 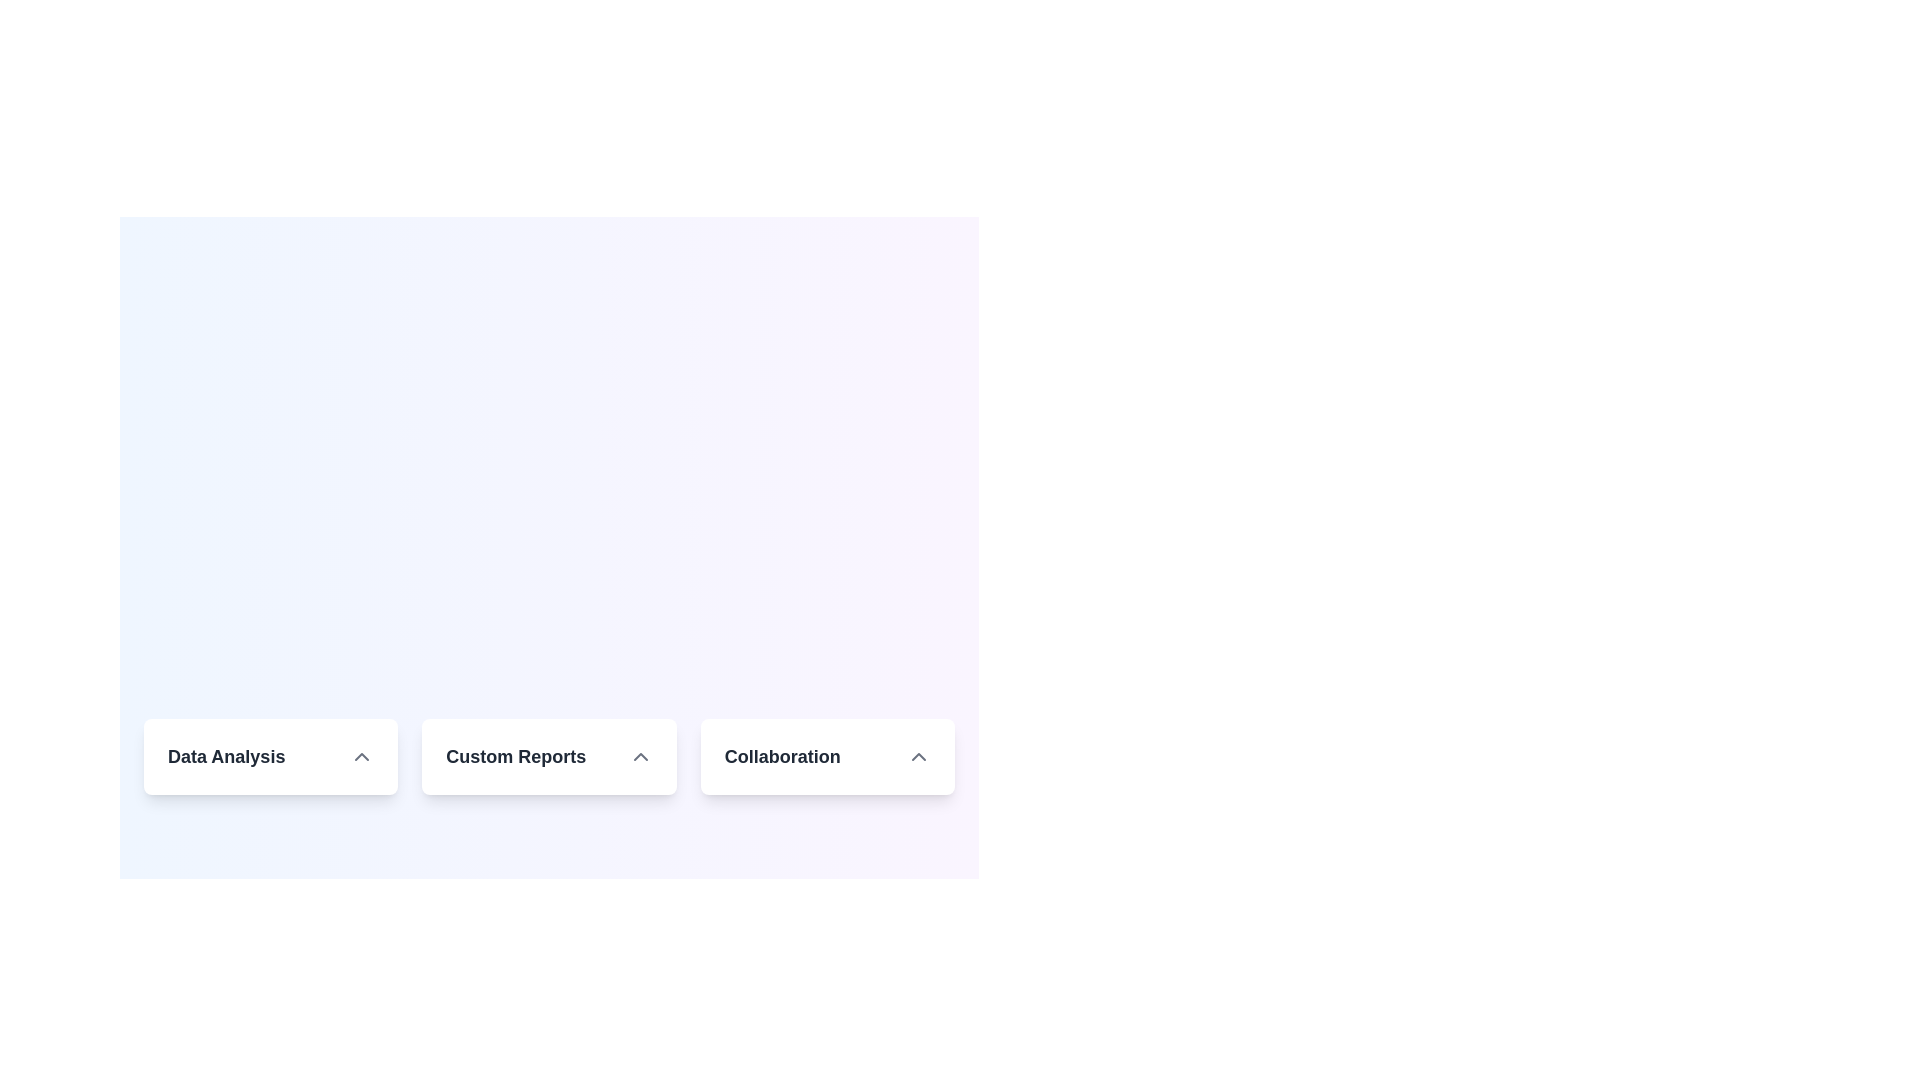 I want to click on the middle button of the three-item horizontal grid layout representing 'Custom Reports', so click(x=549, y=756).